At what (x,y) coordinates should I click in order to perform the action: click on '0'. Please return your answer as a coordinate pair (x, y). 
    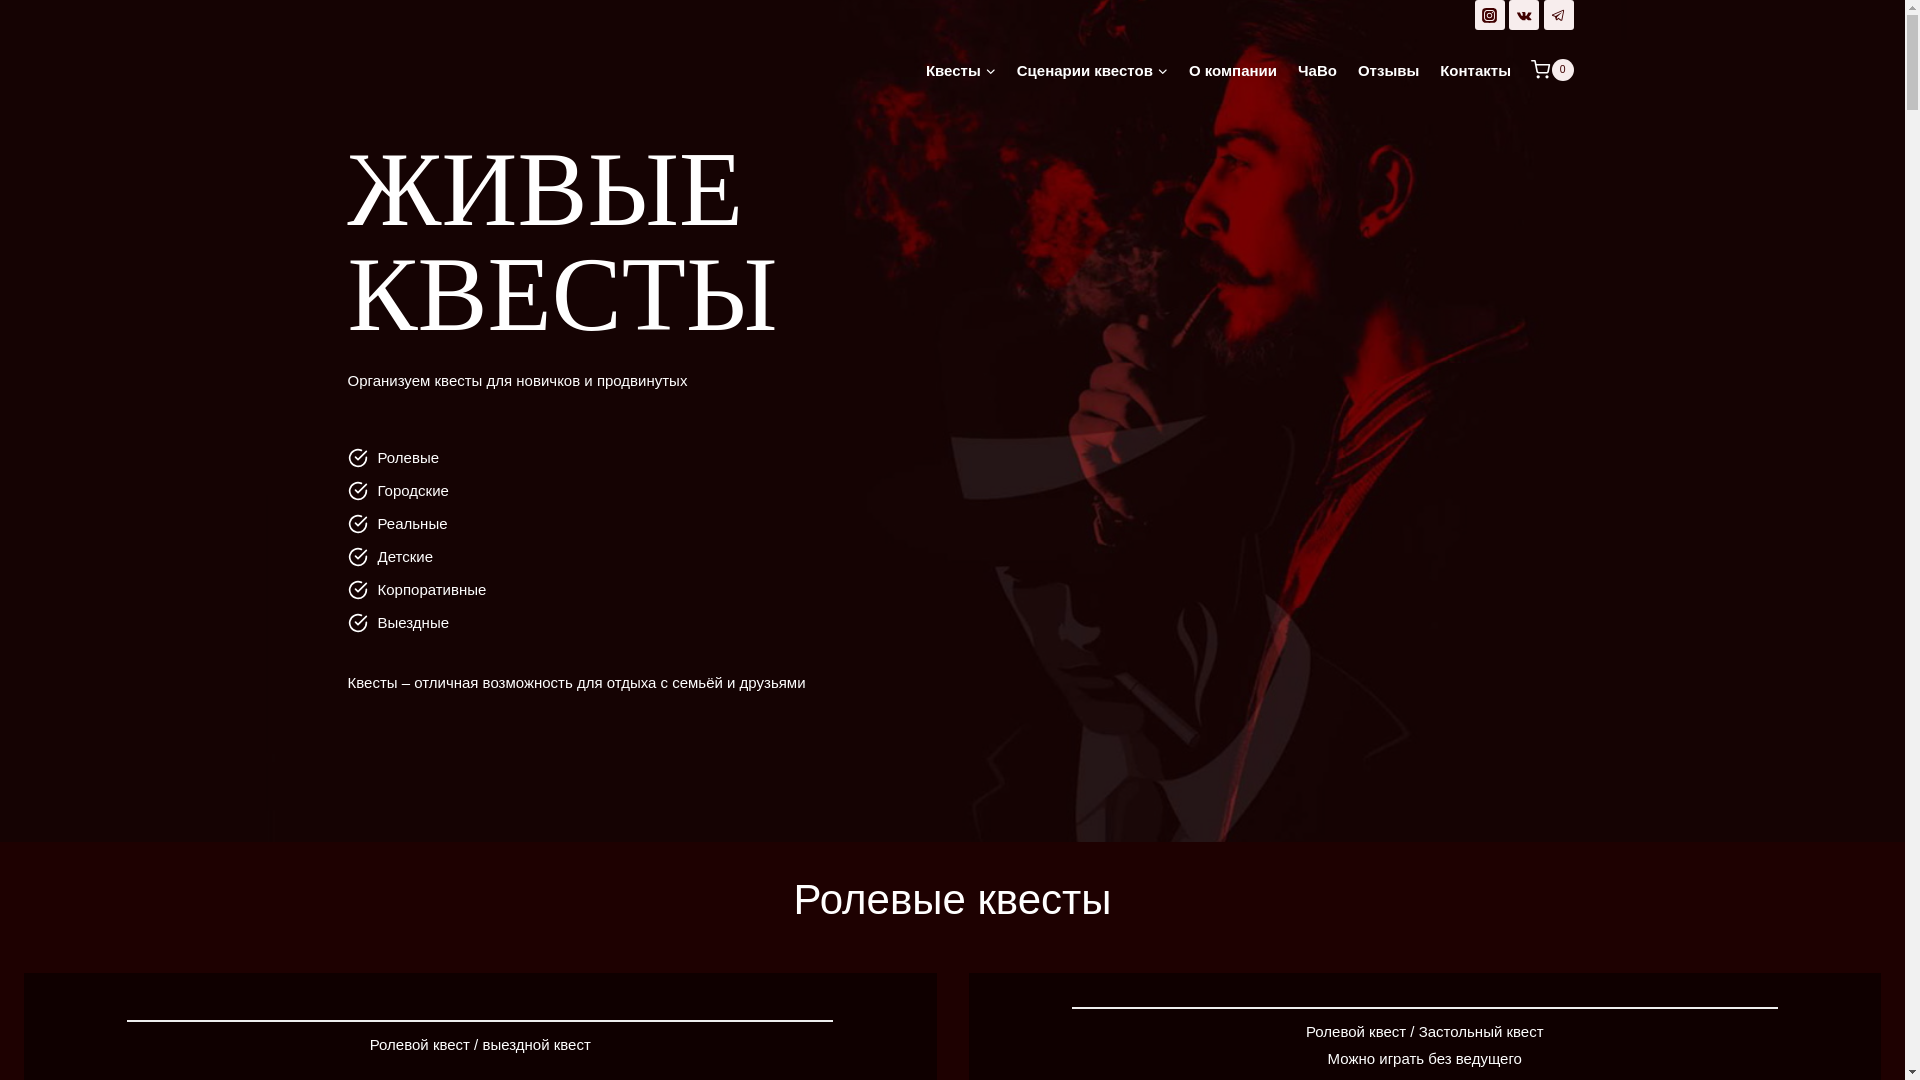
    Looking at the image, I should click on (1550, 68).